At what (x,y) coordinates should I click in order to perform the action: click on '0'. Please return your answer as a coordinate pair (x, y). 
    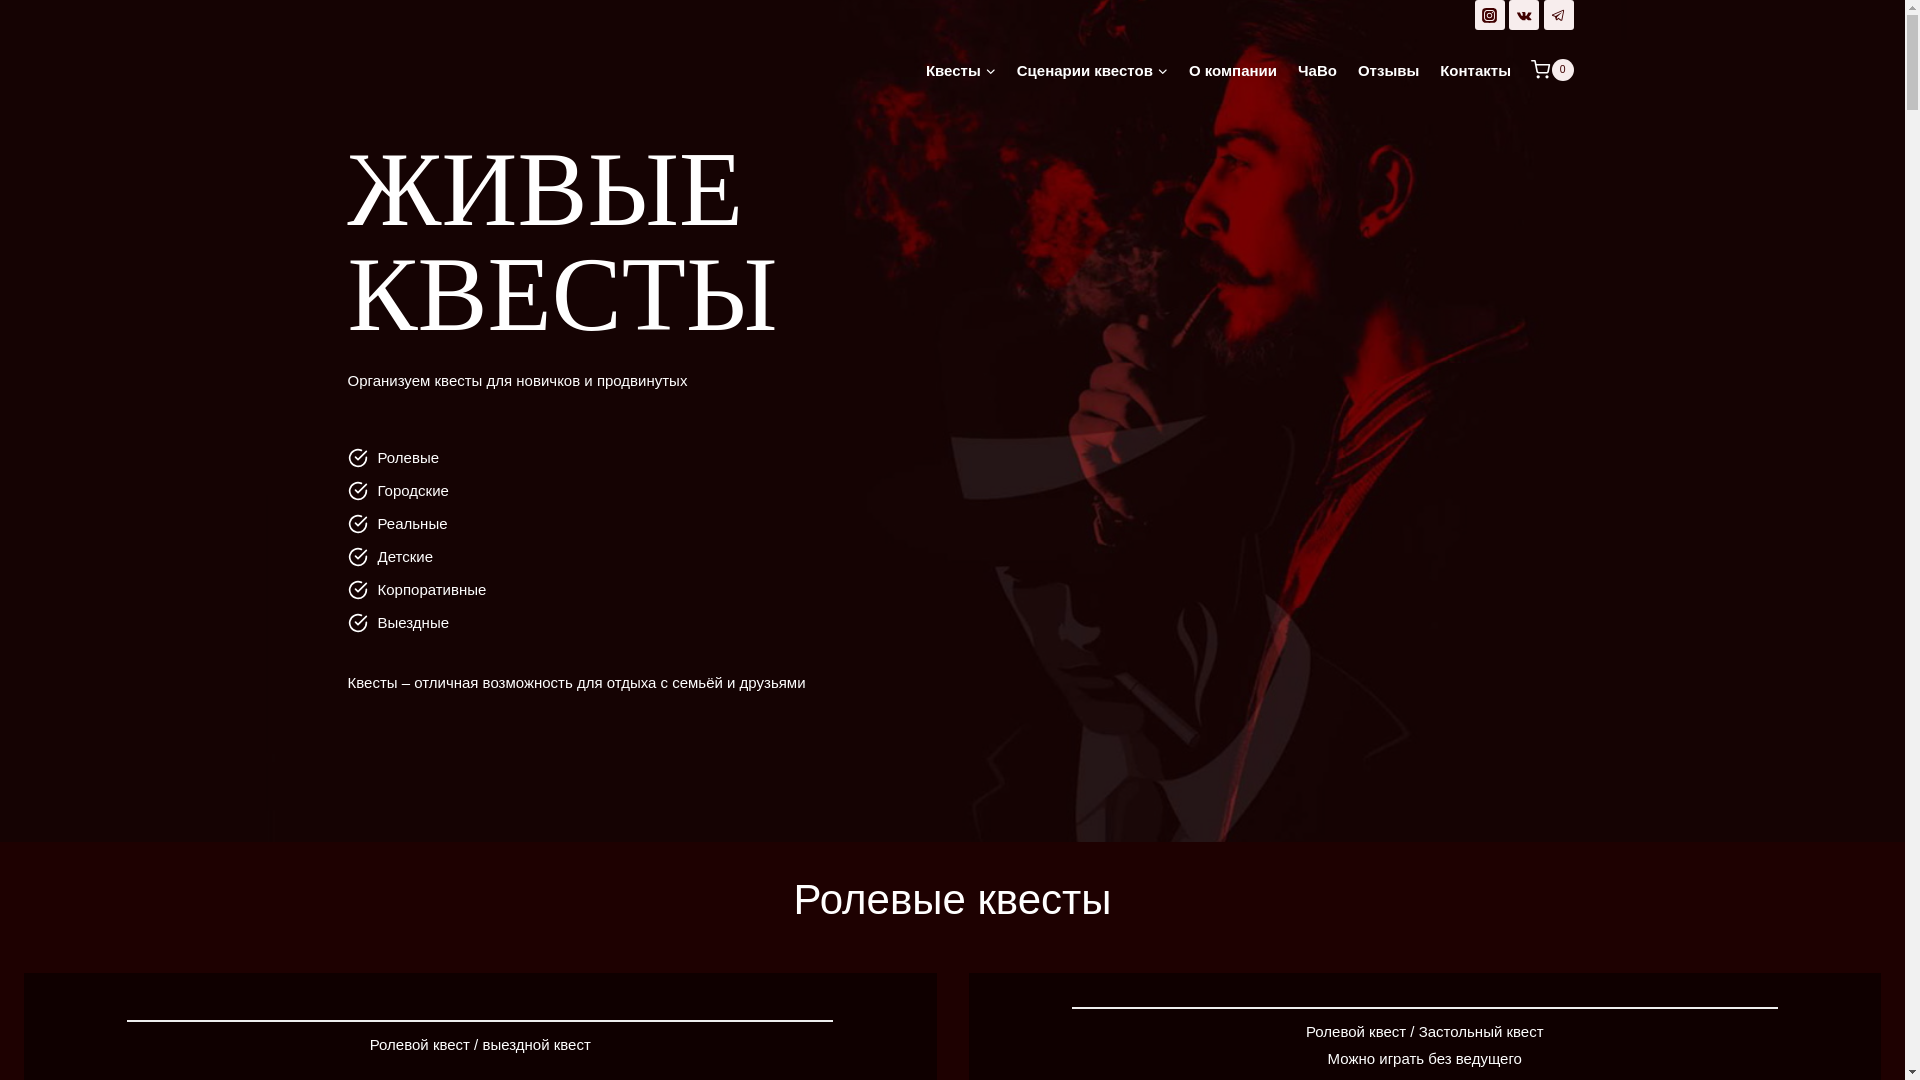
    Looking at the image, I should click on (1550, 68).